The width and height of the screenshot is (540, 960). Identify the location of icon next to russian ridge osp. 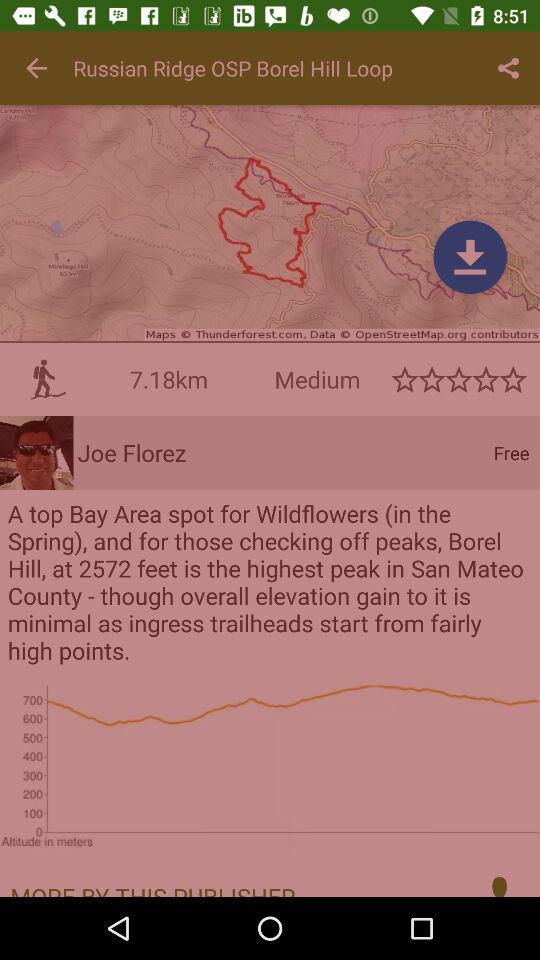
(508, 68).